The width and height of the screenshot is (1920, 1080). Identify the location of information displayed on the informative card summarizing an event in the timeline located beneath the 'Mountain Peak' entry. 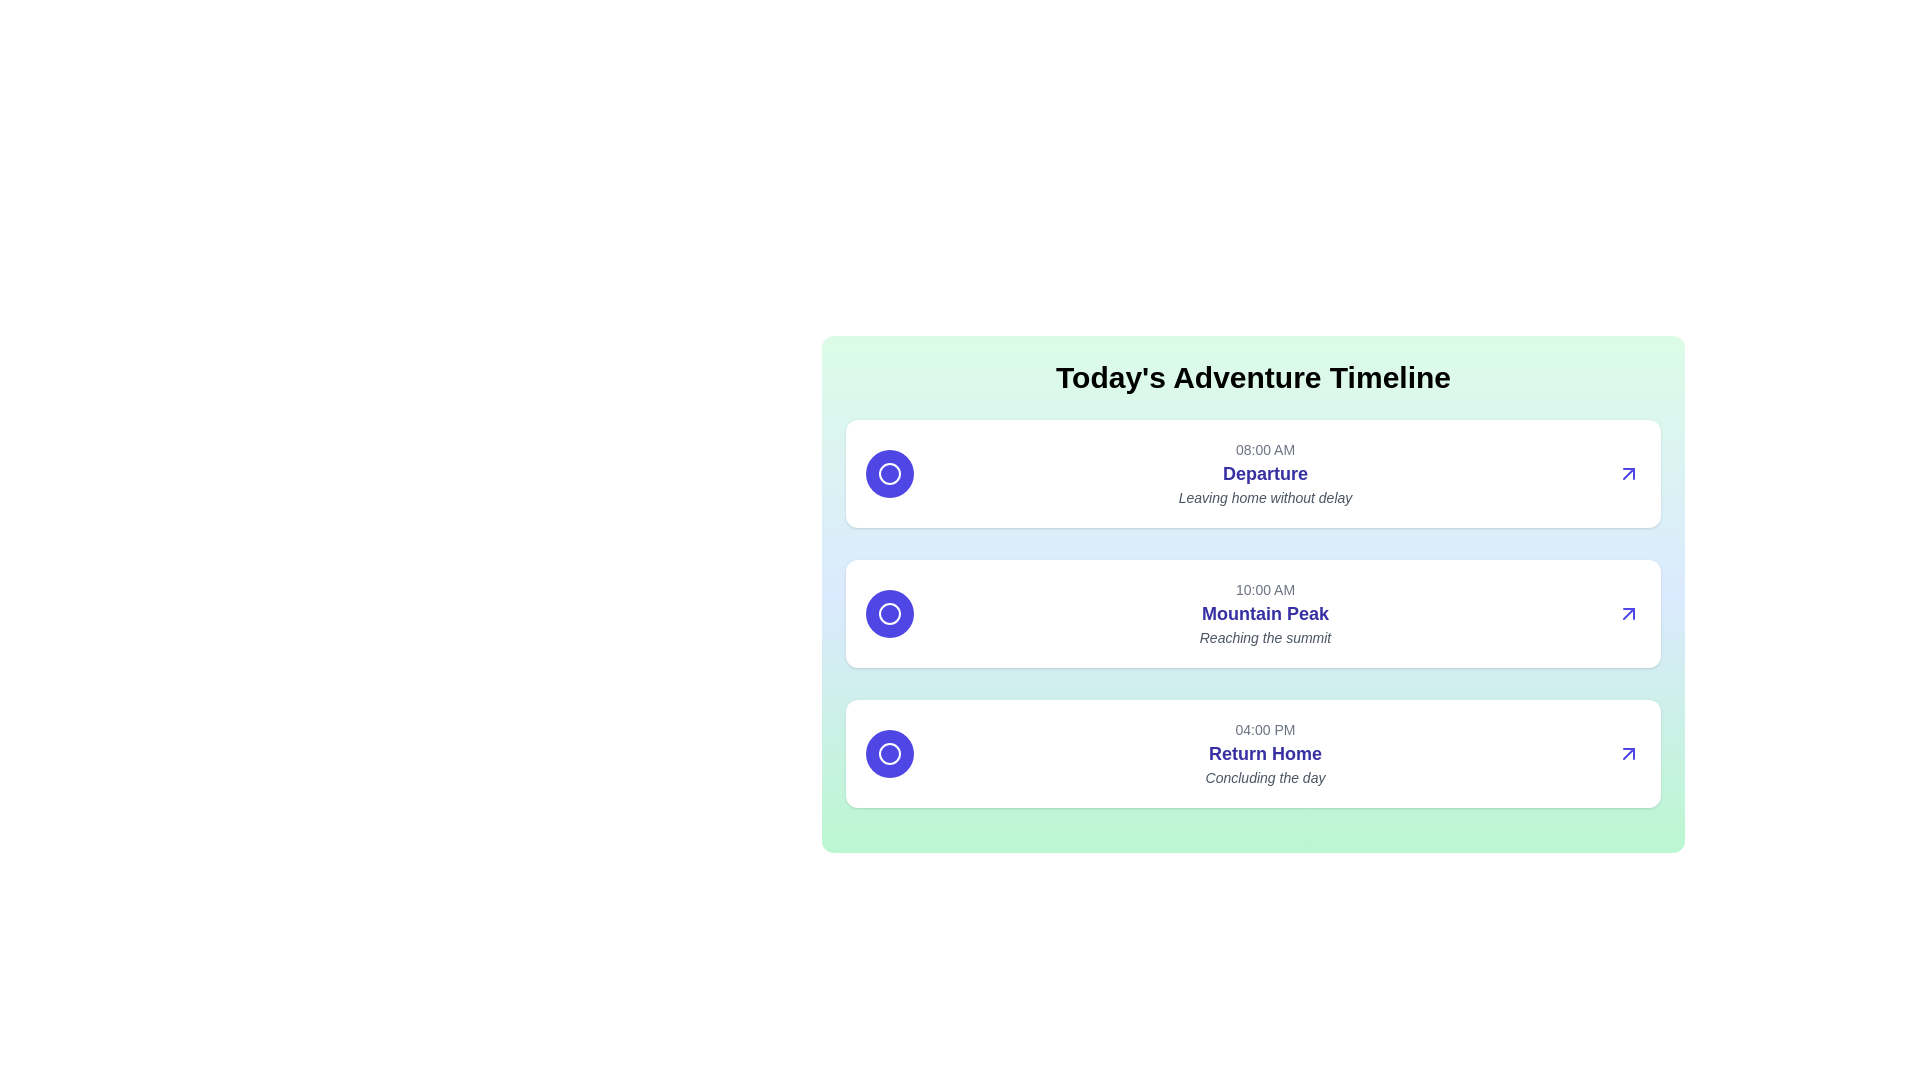
(1252, 753).